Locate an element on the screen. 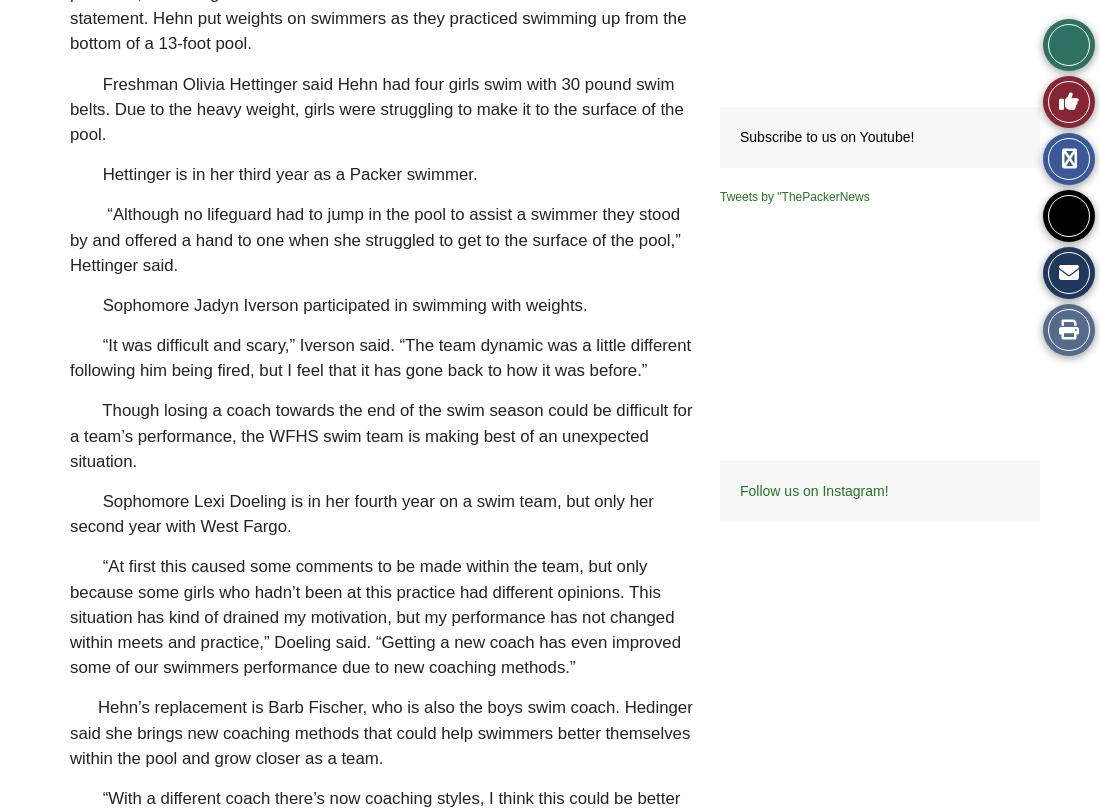 This screenshot has height=810, width=1100. 'Tweets by "ThePackerNews' is located at coordinates (794, 196).